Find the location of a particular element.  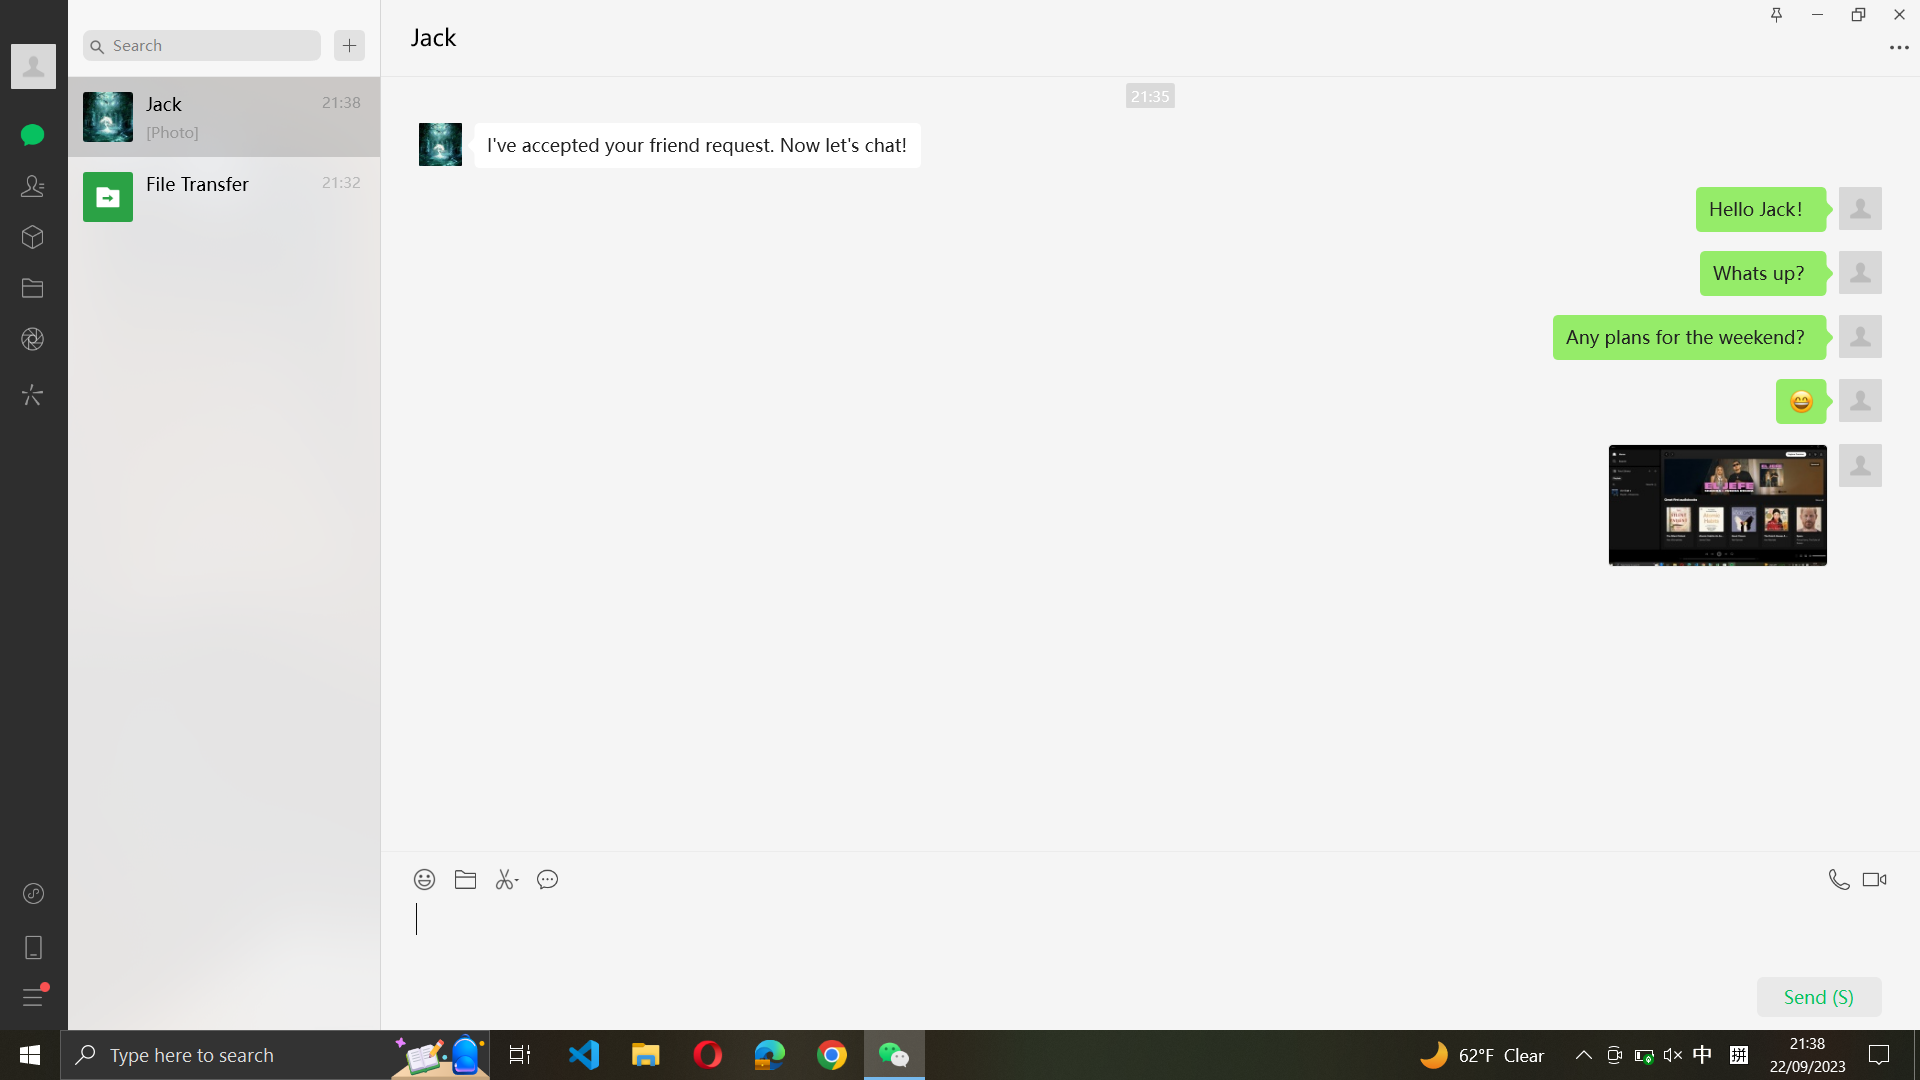

Navigate to, and open, the third conversation in the chat tab is located at coordinates (33, 135).